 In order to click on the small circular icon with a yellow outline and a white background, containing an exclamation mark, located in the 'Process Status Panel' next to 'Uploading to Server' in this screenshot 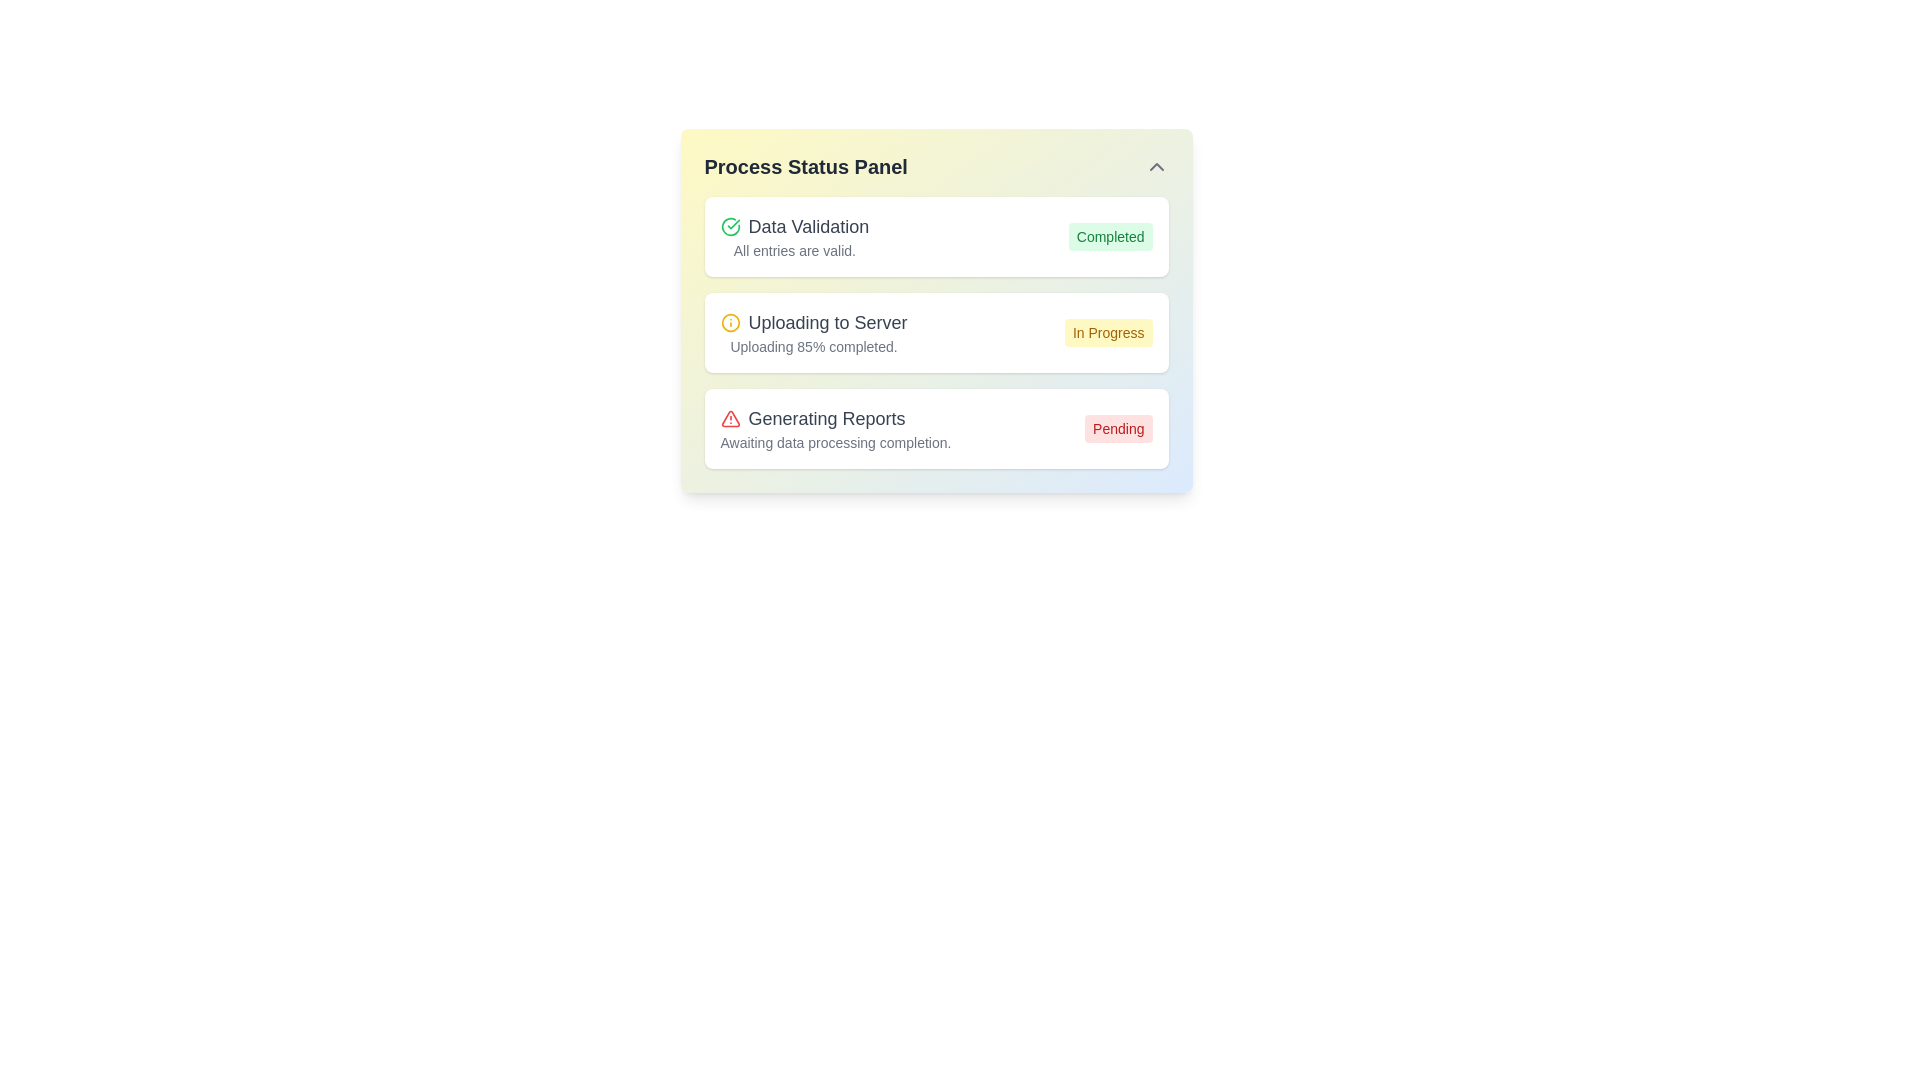, I will do `click(729, 322)`.